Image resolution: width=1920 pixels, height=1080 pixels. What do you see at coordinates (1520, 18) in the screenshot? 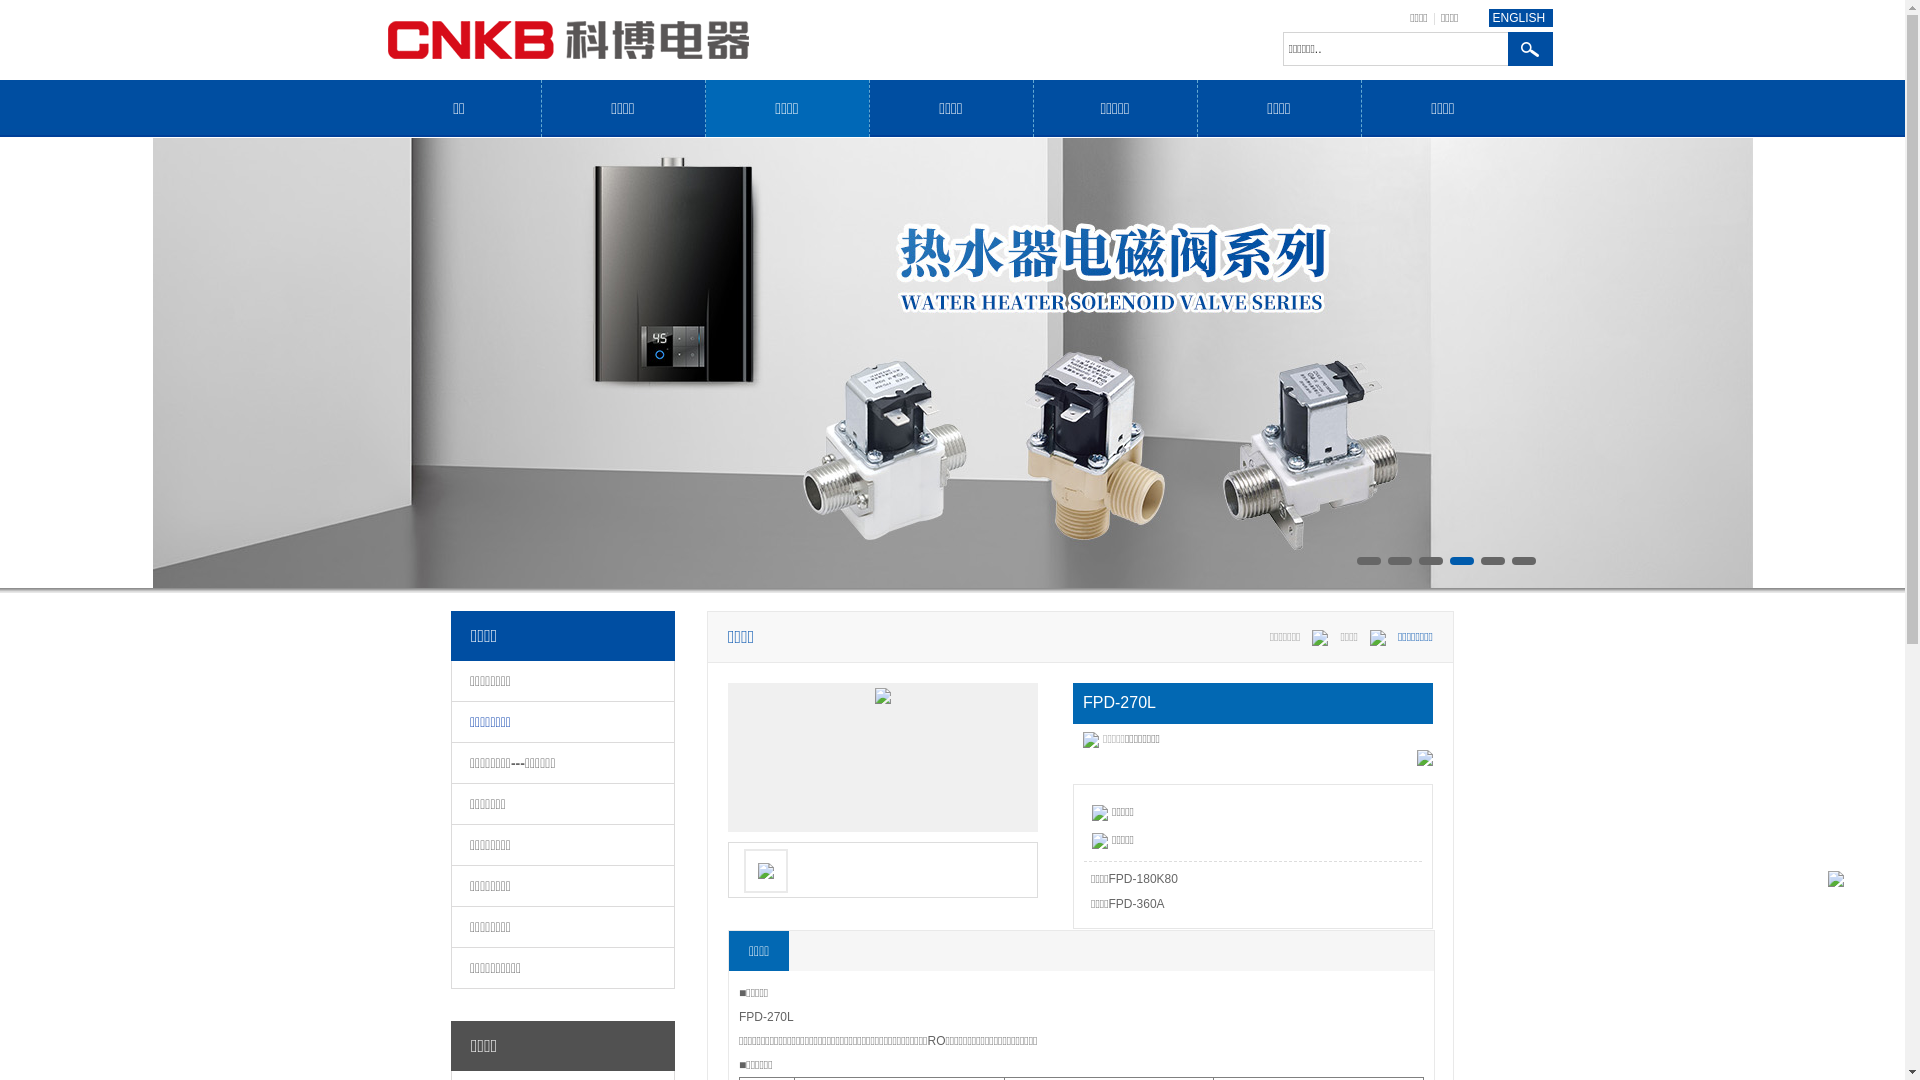
I see `'ENGLISH'` at bounding box center [1520, 18].